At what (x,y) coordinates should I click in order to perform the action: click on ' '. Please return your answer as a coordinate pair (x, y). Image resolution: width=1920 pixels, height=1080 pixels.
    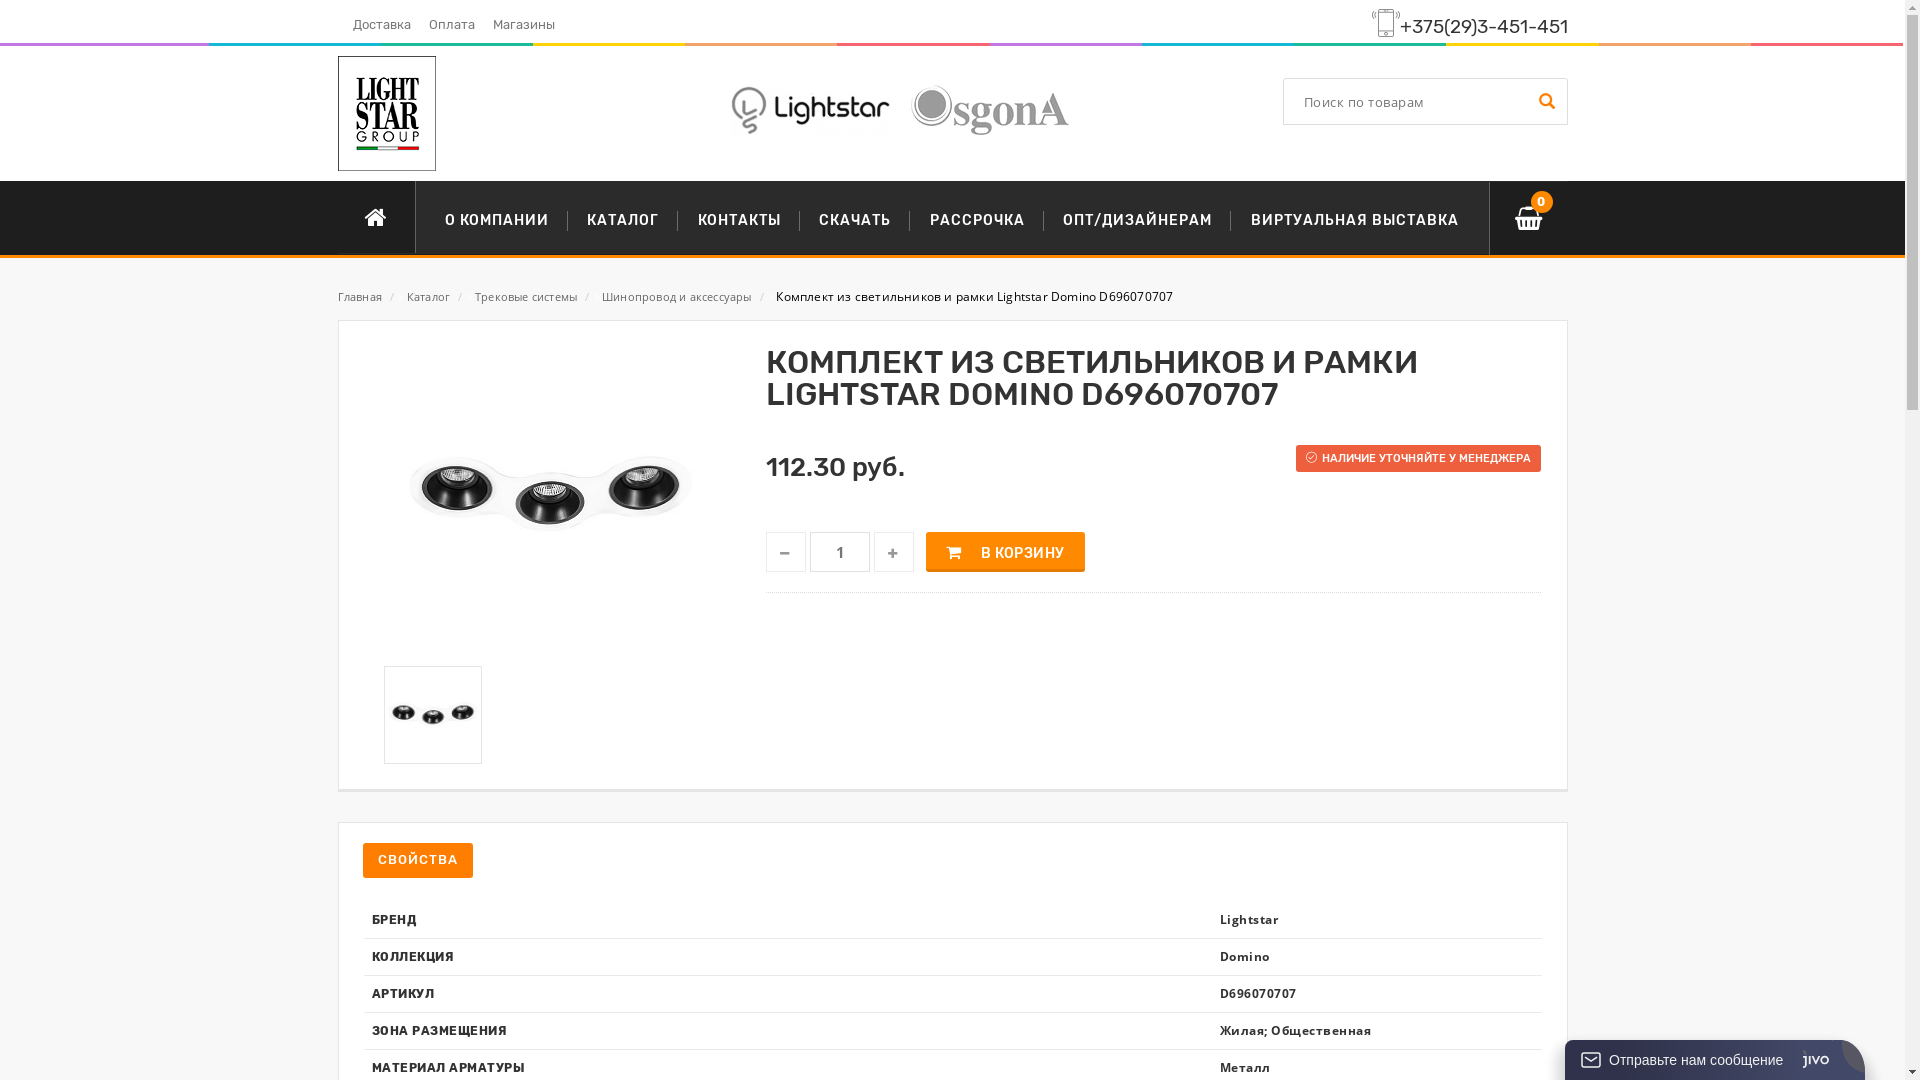
    Looking at the image, I should click on (892, 551).